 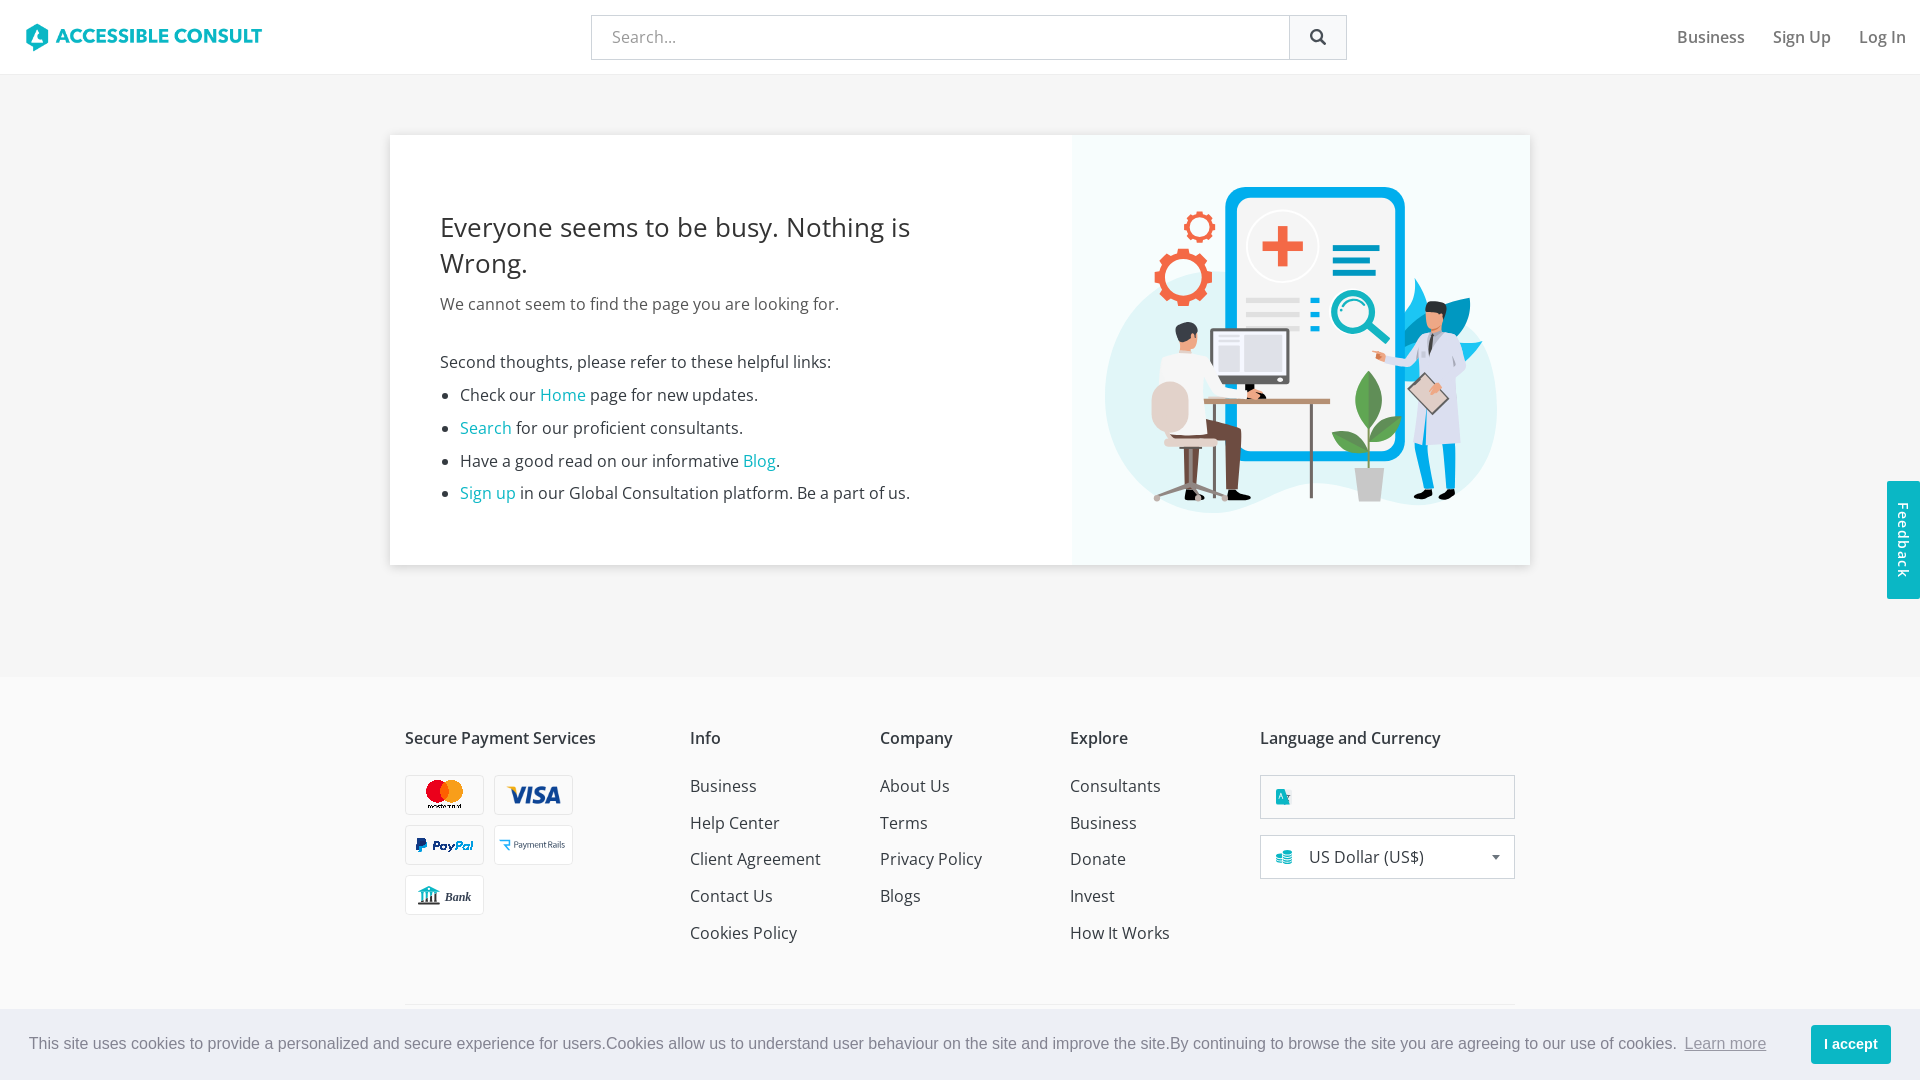 What do you see at coordinates (730, 895) in the screenshot?
I see `'Contact Us'` at bounding box center [730, 895].